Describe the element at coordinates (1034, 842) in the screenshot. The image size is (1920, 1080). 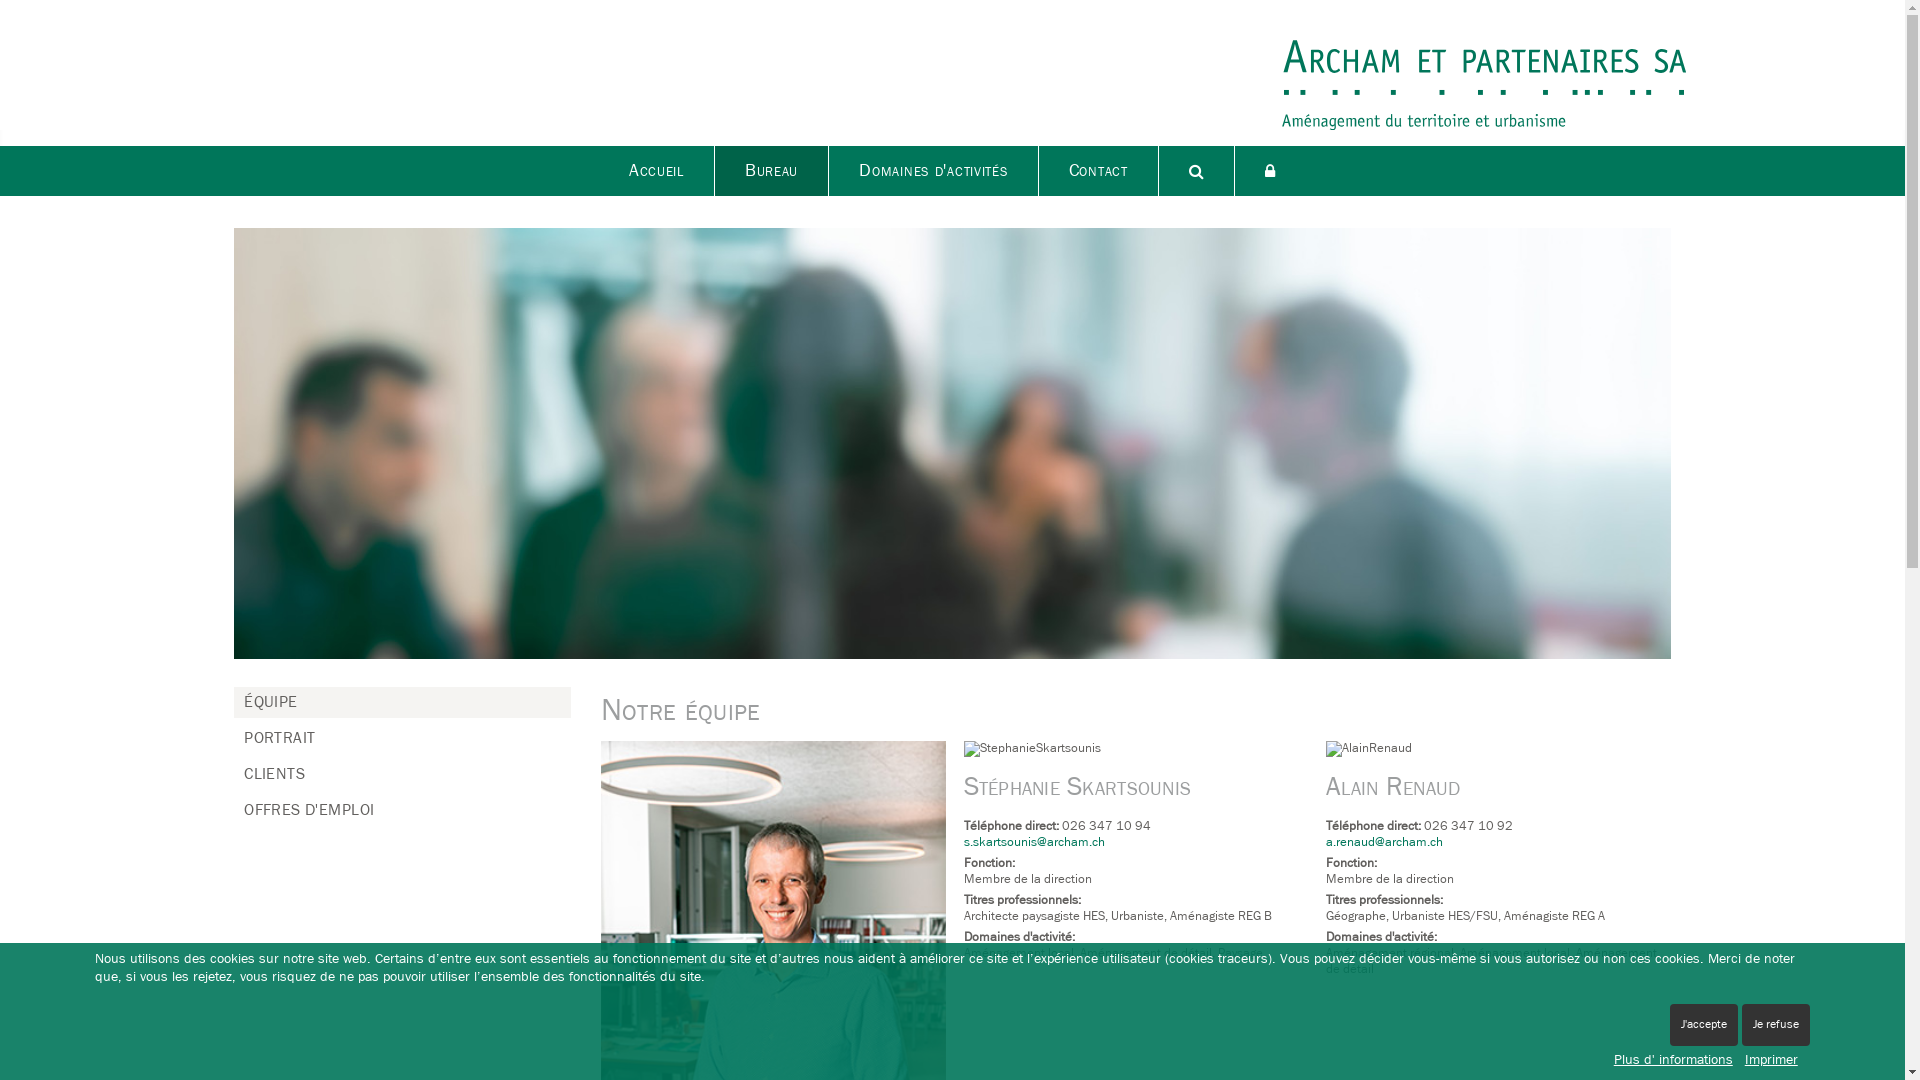
I see `'s.skartsounis@archam.ch'` at that location.